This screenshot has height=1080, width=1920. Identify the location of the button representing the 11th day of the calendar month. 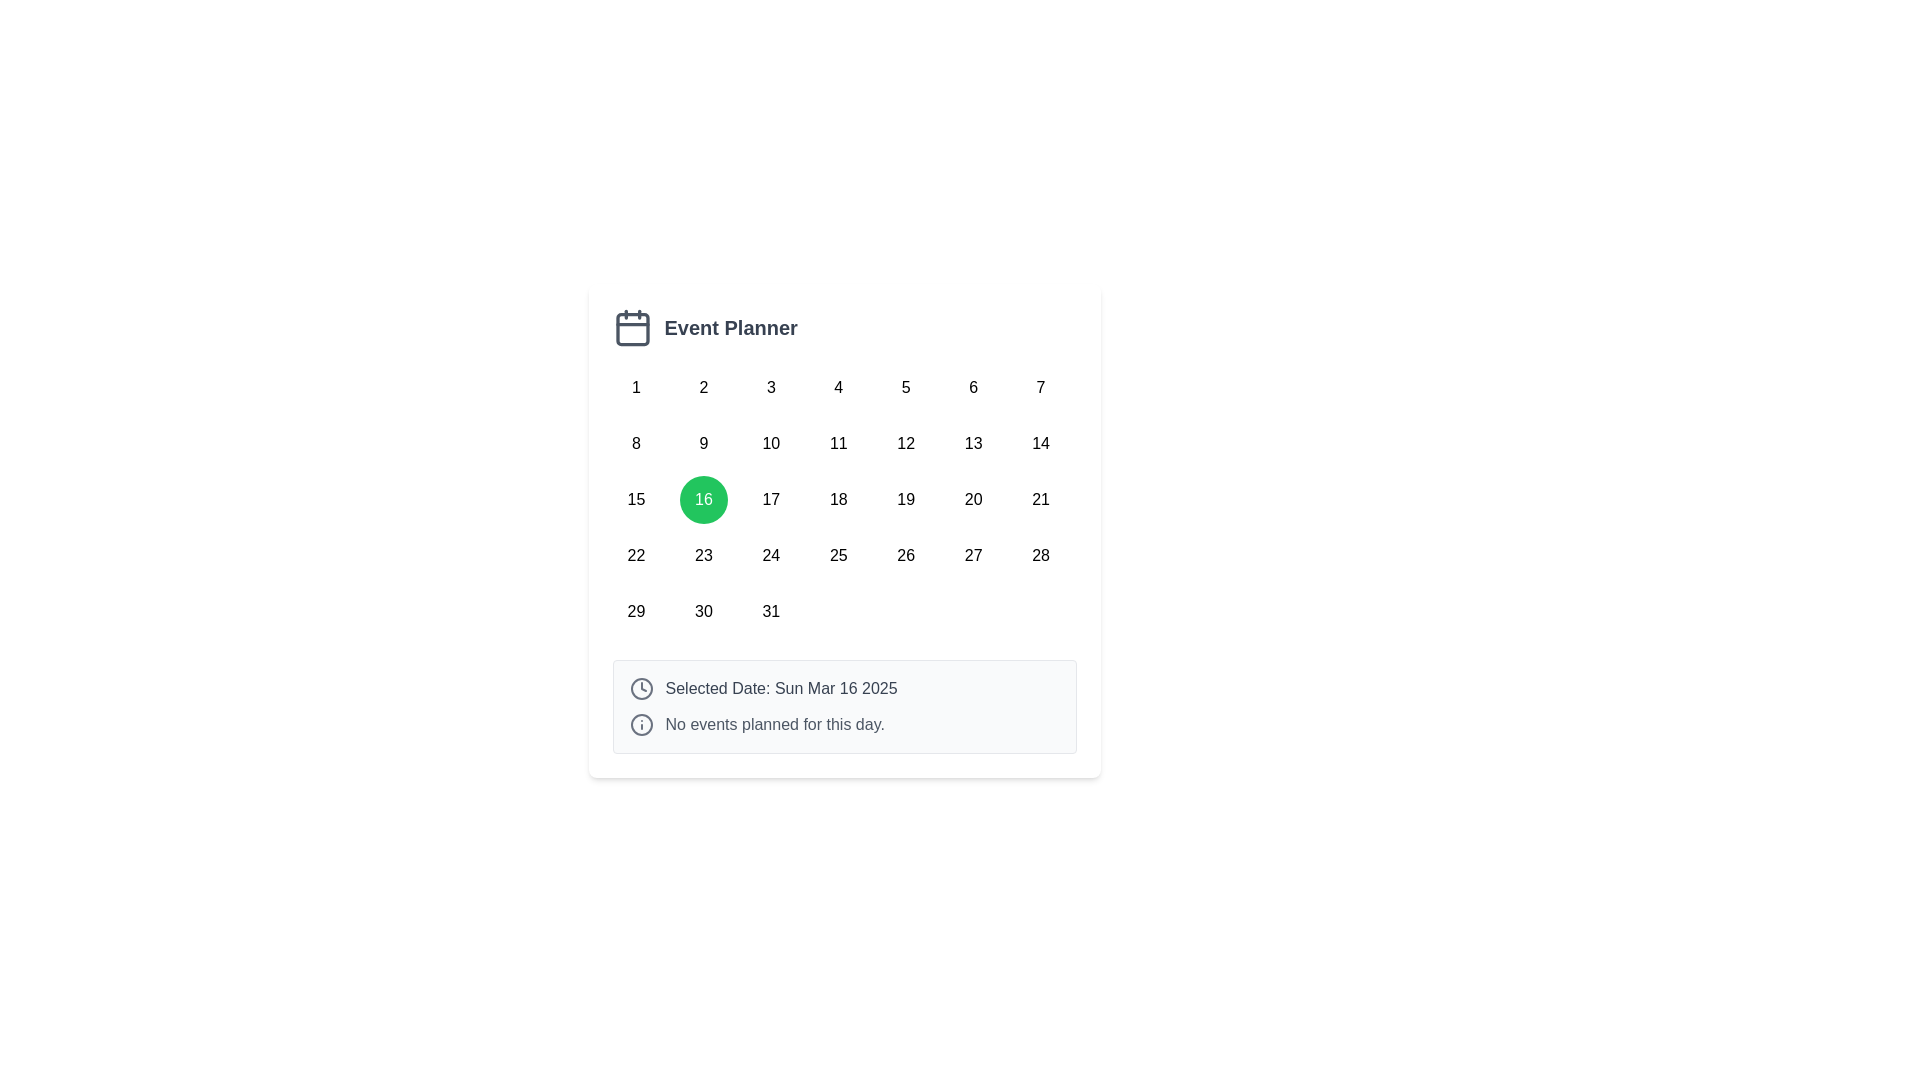
(838, 442).